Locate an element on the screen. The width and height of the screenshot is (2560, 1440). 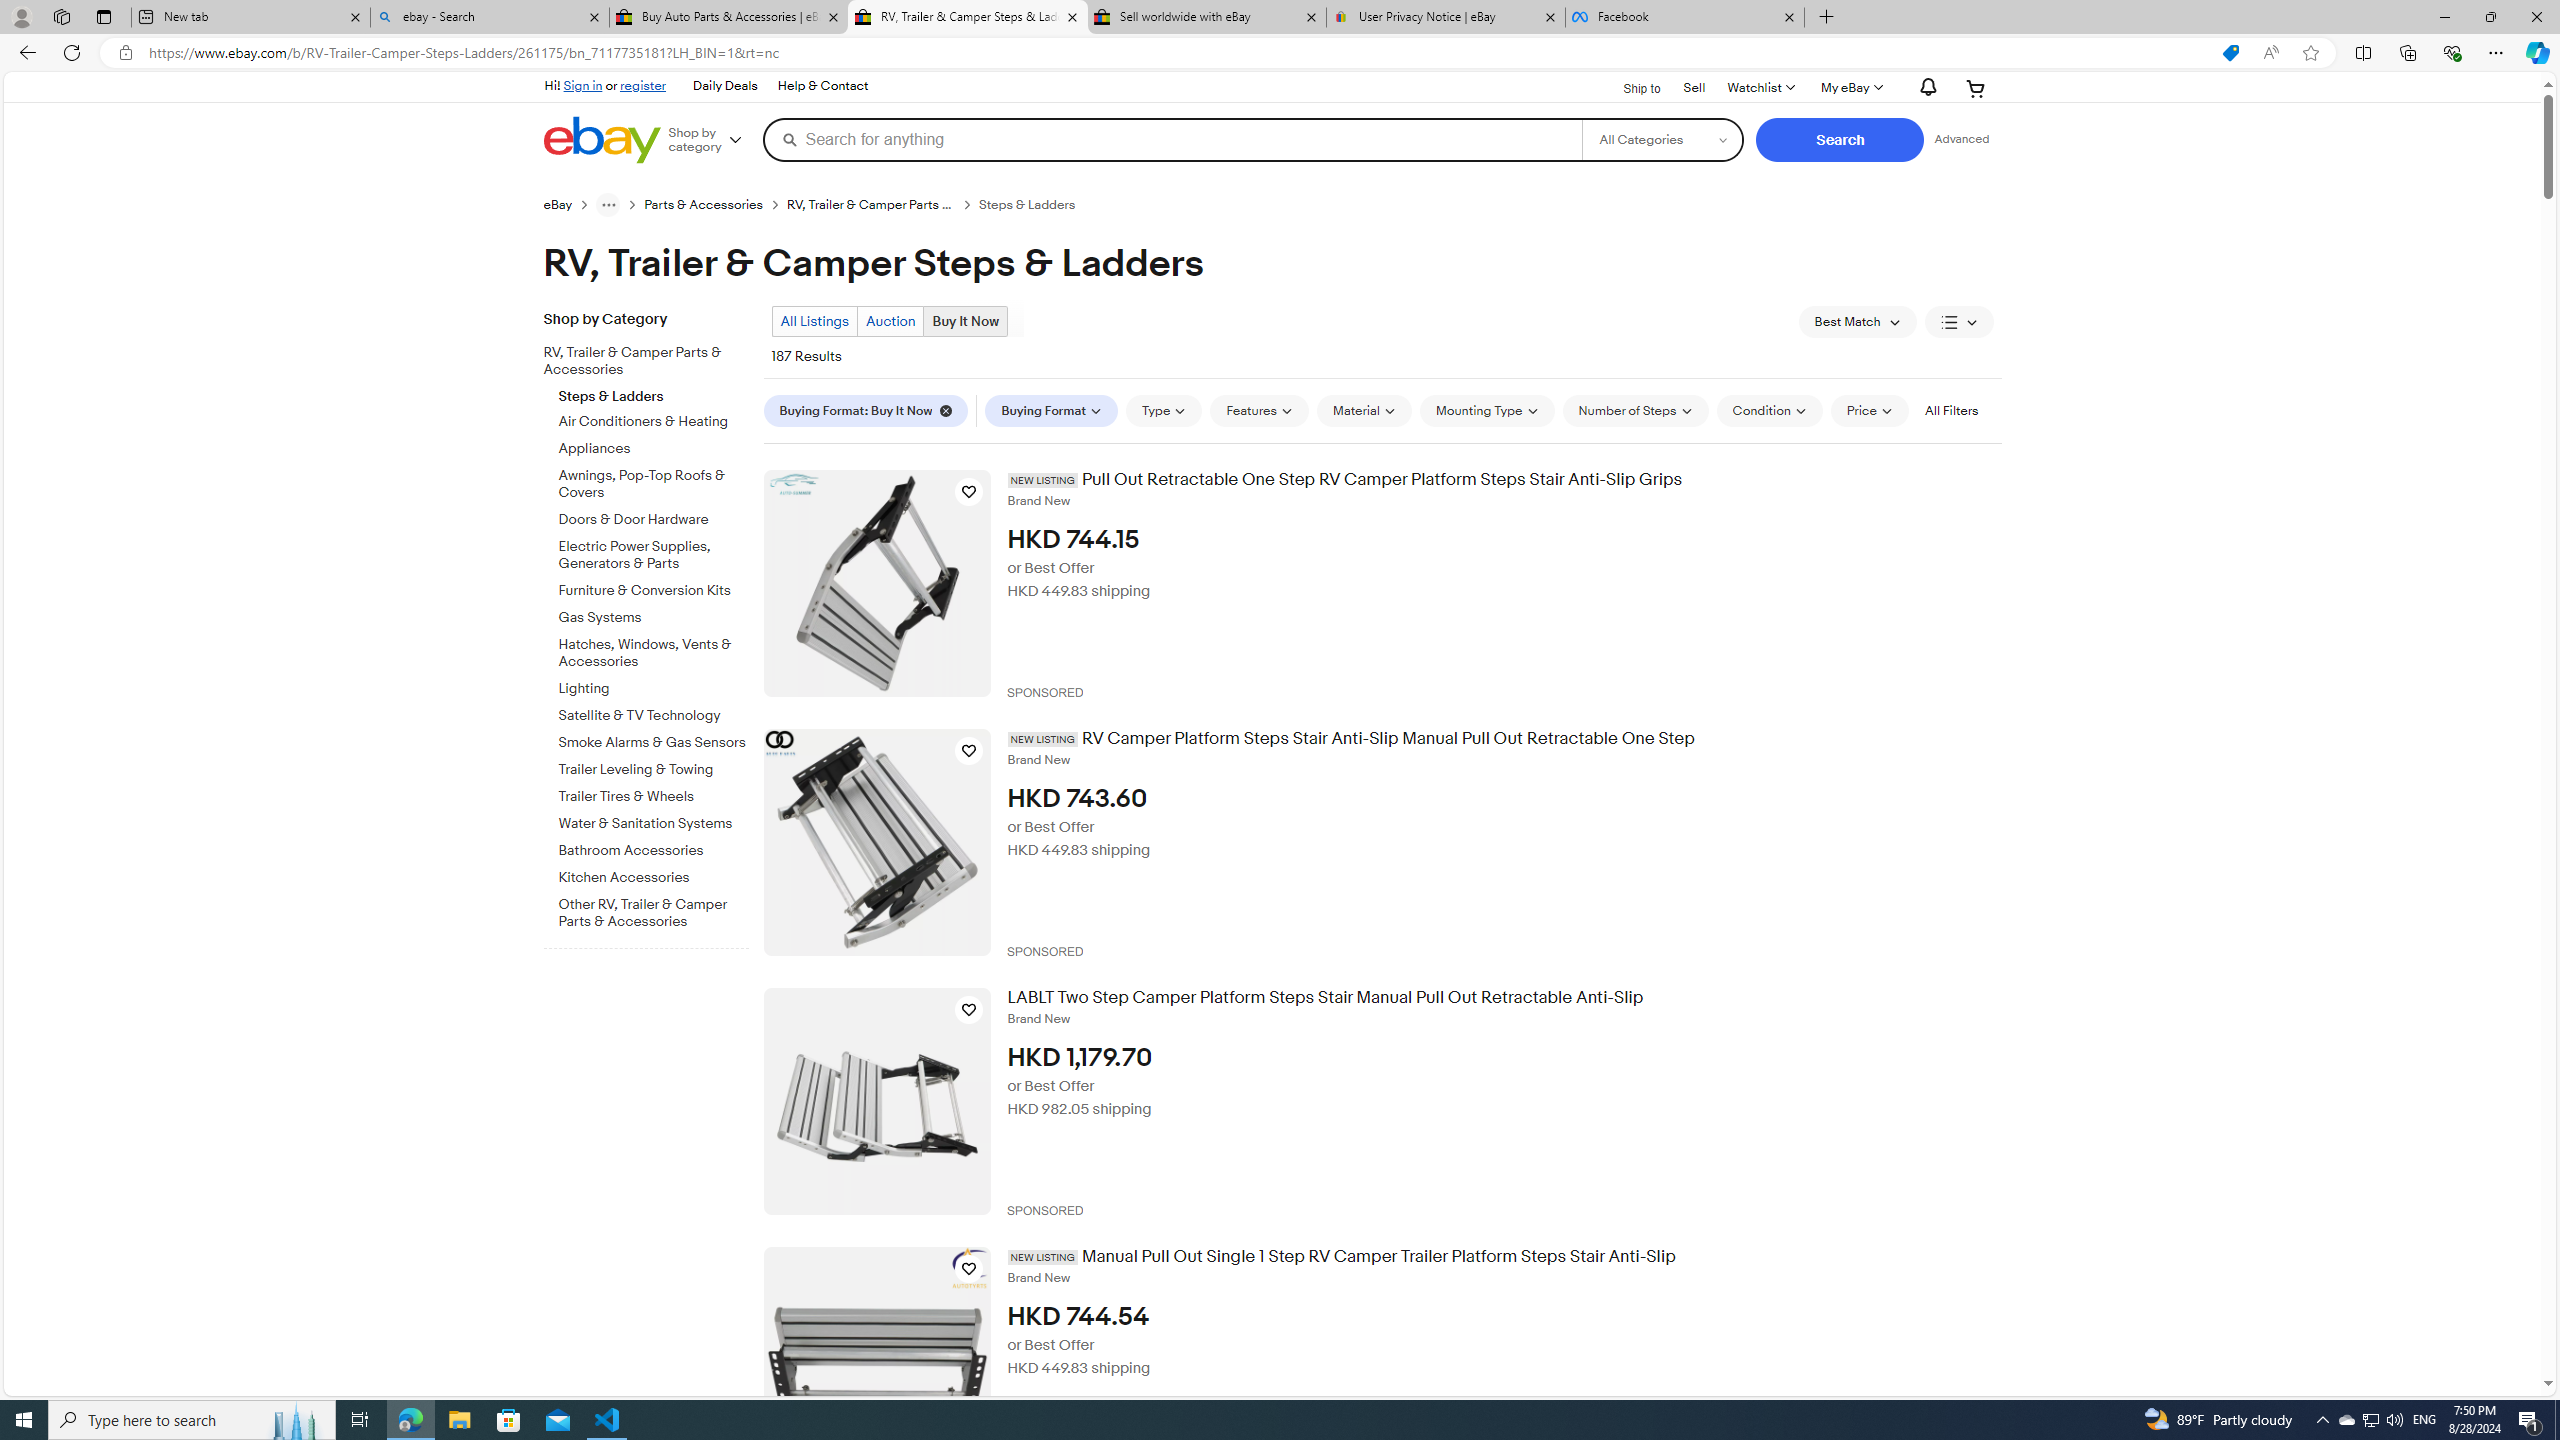
'Type' is located at coordinates (1163, 410).